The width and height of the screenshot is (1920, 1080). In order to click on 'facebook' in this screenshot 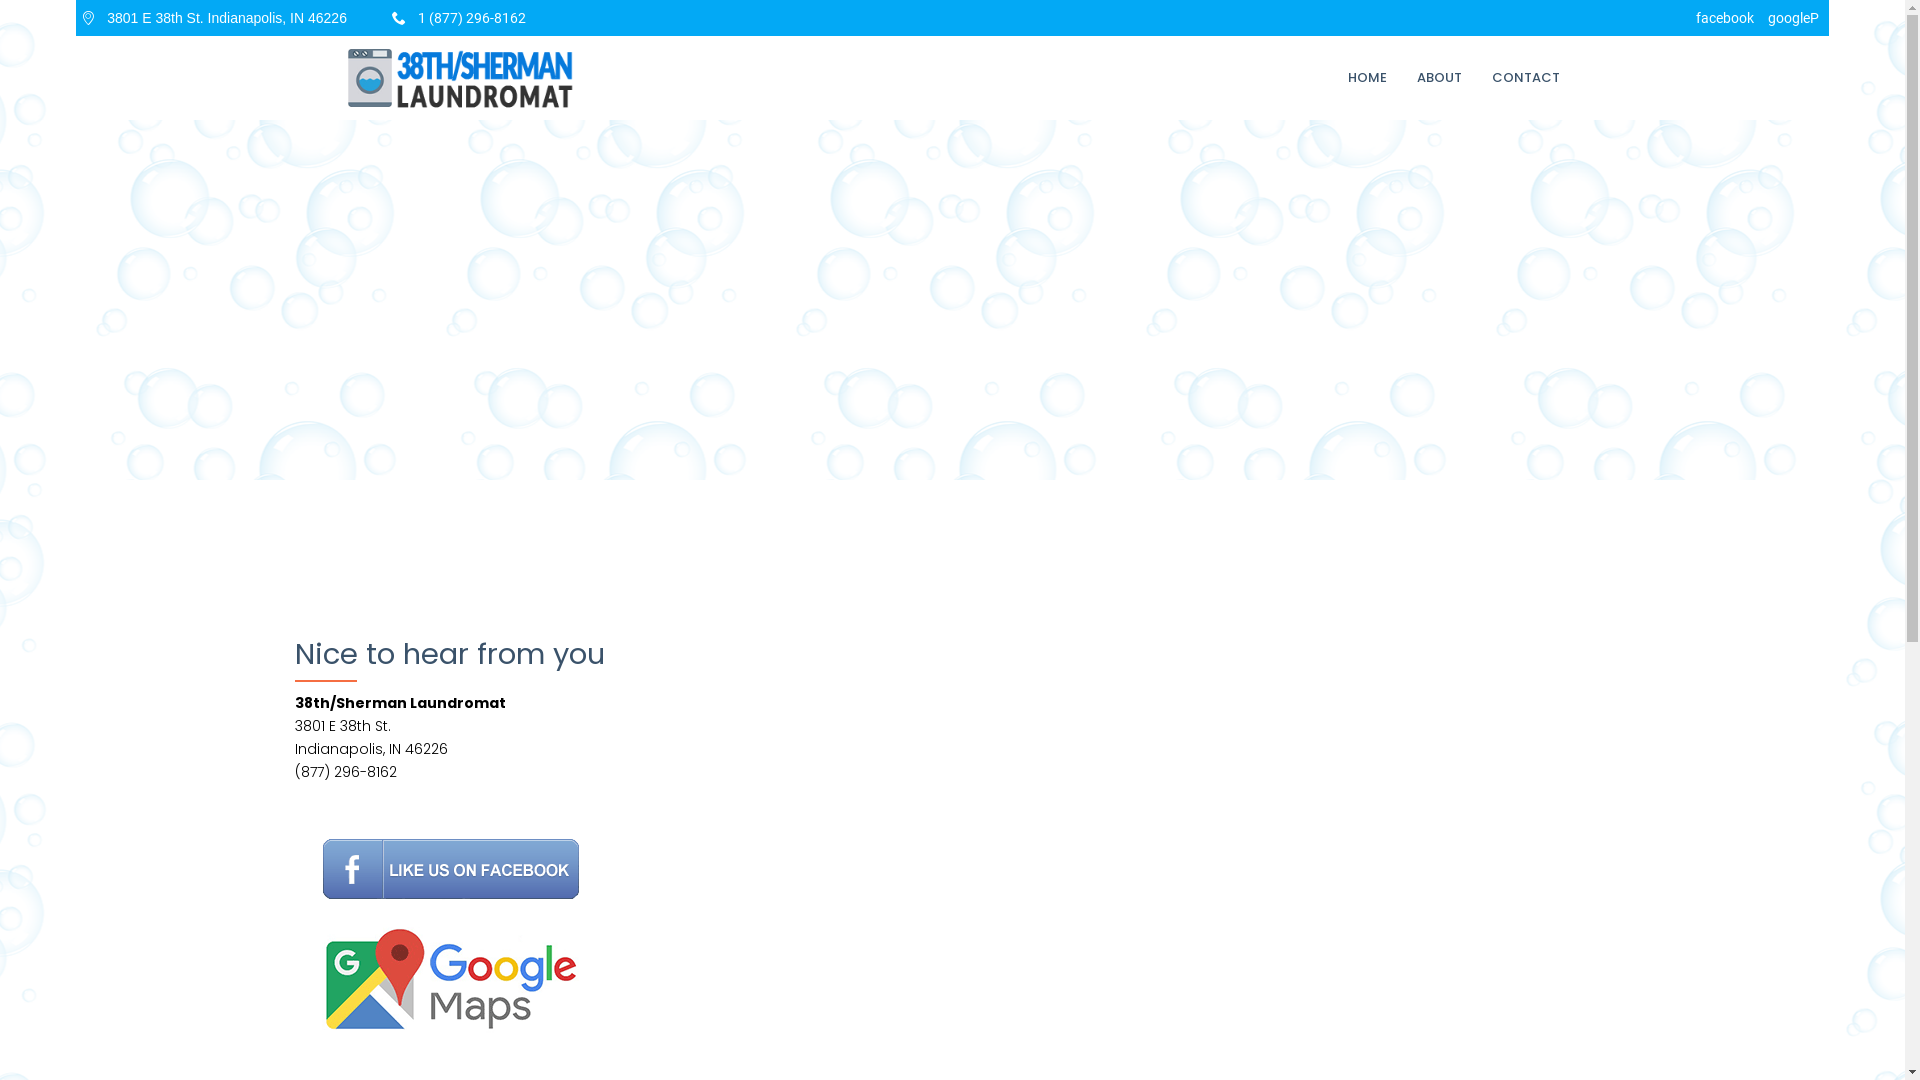, I will do `click(1723, 18)`.